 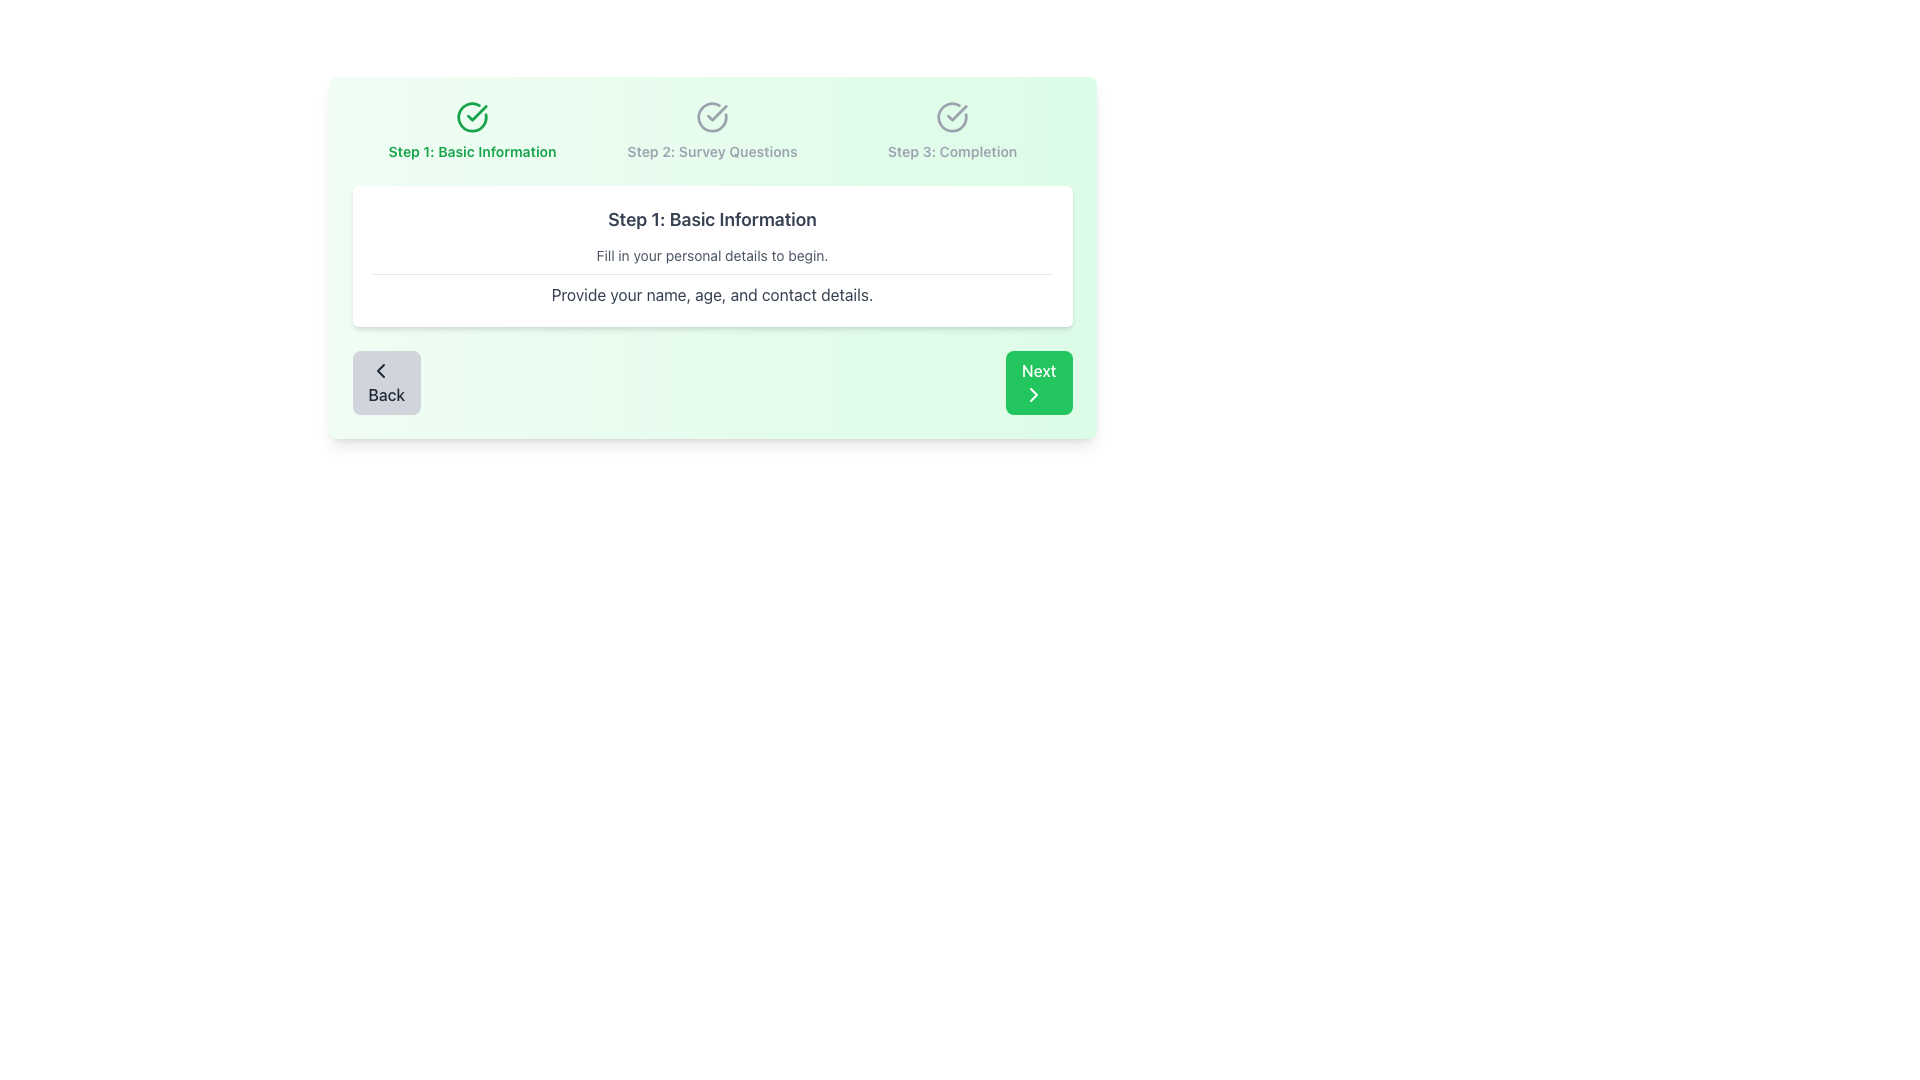 What do you see at coordinates (951, 117) in the screenshot?
I see `the state of the circular icon with a checkmark inside, styled in minimalist design, located above the text label 'Step 3: Completion' in the onboarding interface` at bounding box center [951, 117].